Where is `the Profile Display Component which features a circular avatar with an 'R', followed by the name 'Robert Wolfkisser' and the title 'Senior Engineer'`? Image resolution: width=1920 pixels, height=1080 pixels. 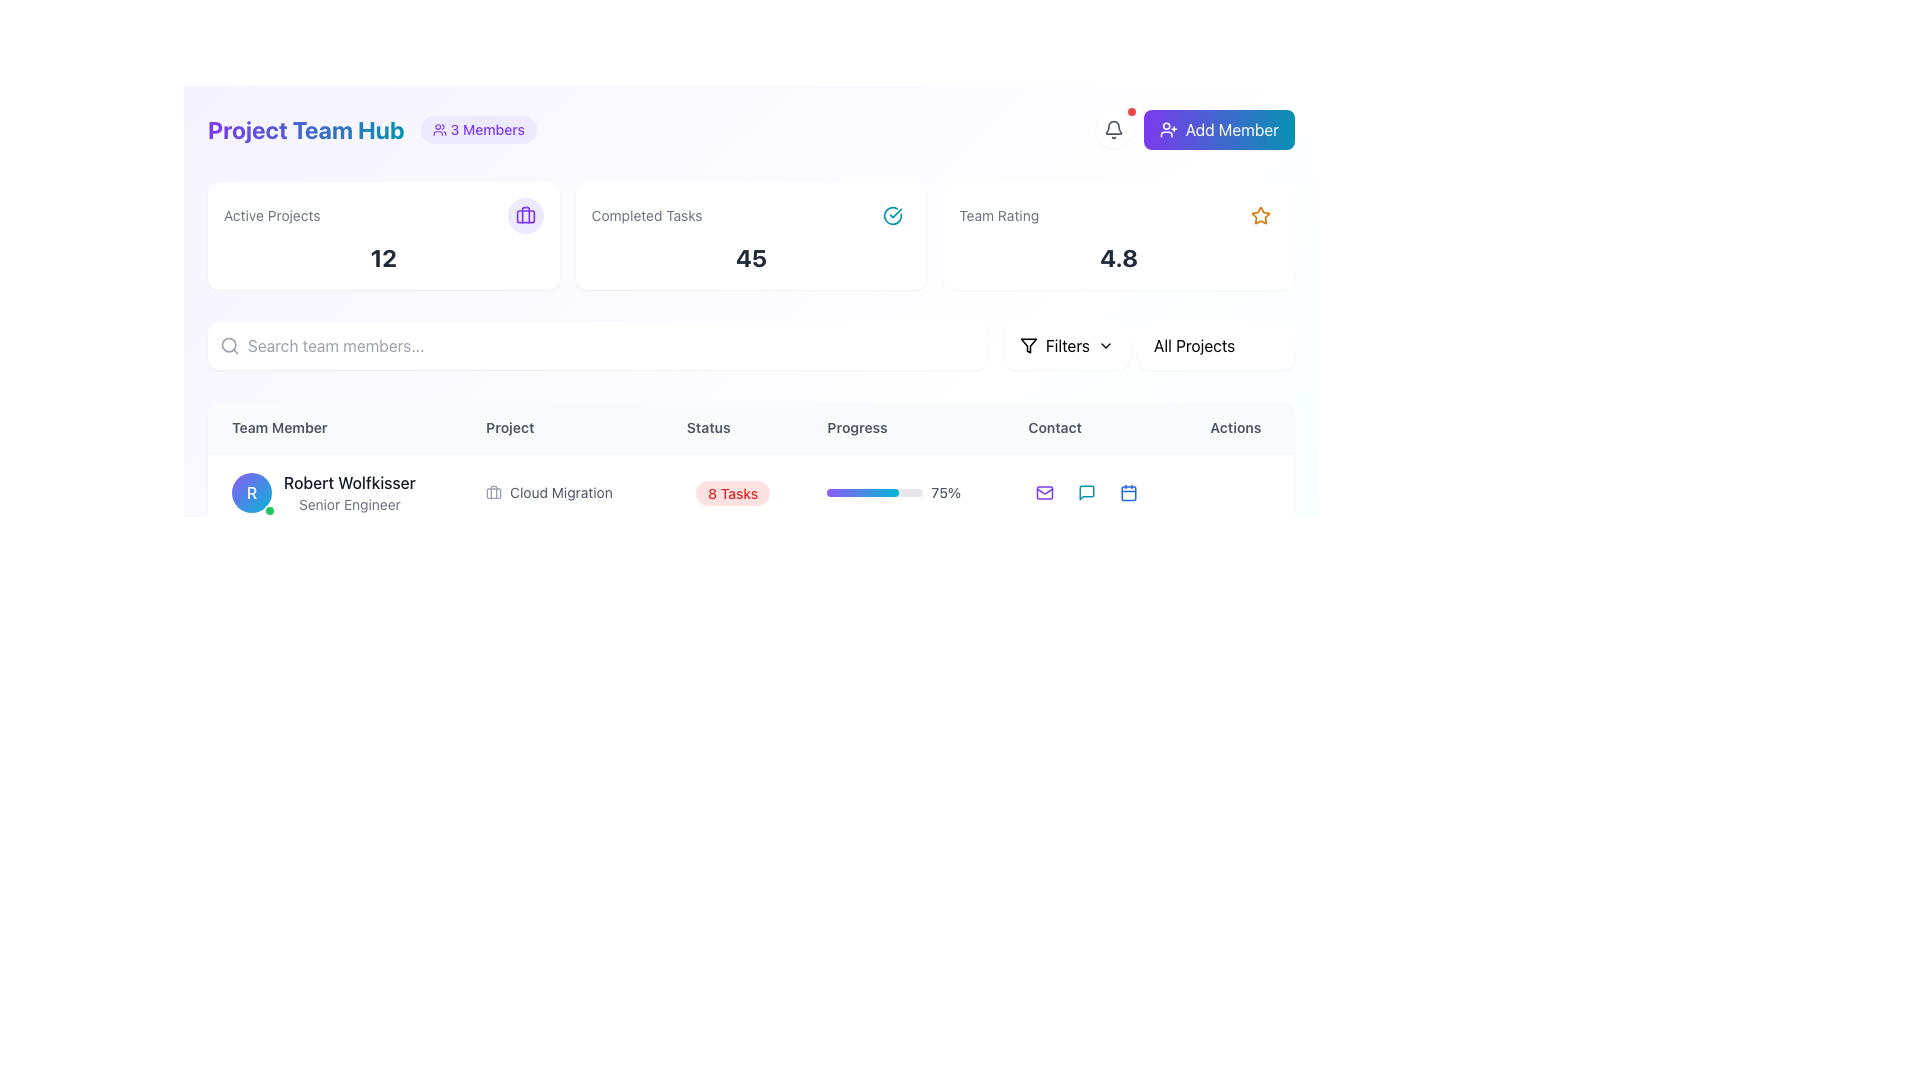 the Profile Display Component which features a circular avatar with an 'R', followed by the name 'Robert Wolfkisser' and the title 'Senior Engineer' is located at coordinates (335, 492).